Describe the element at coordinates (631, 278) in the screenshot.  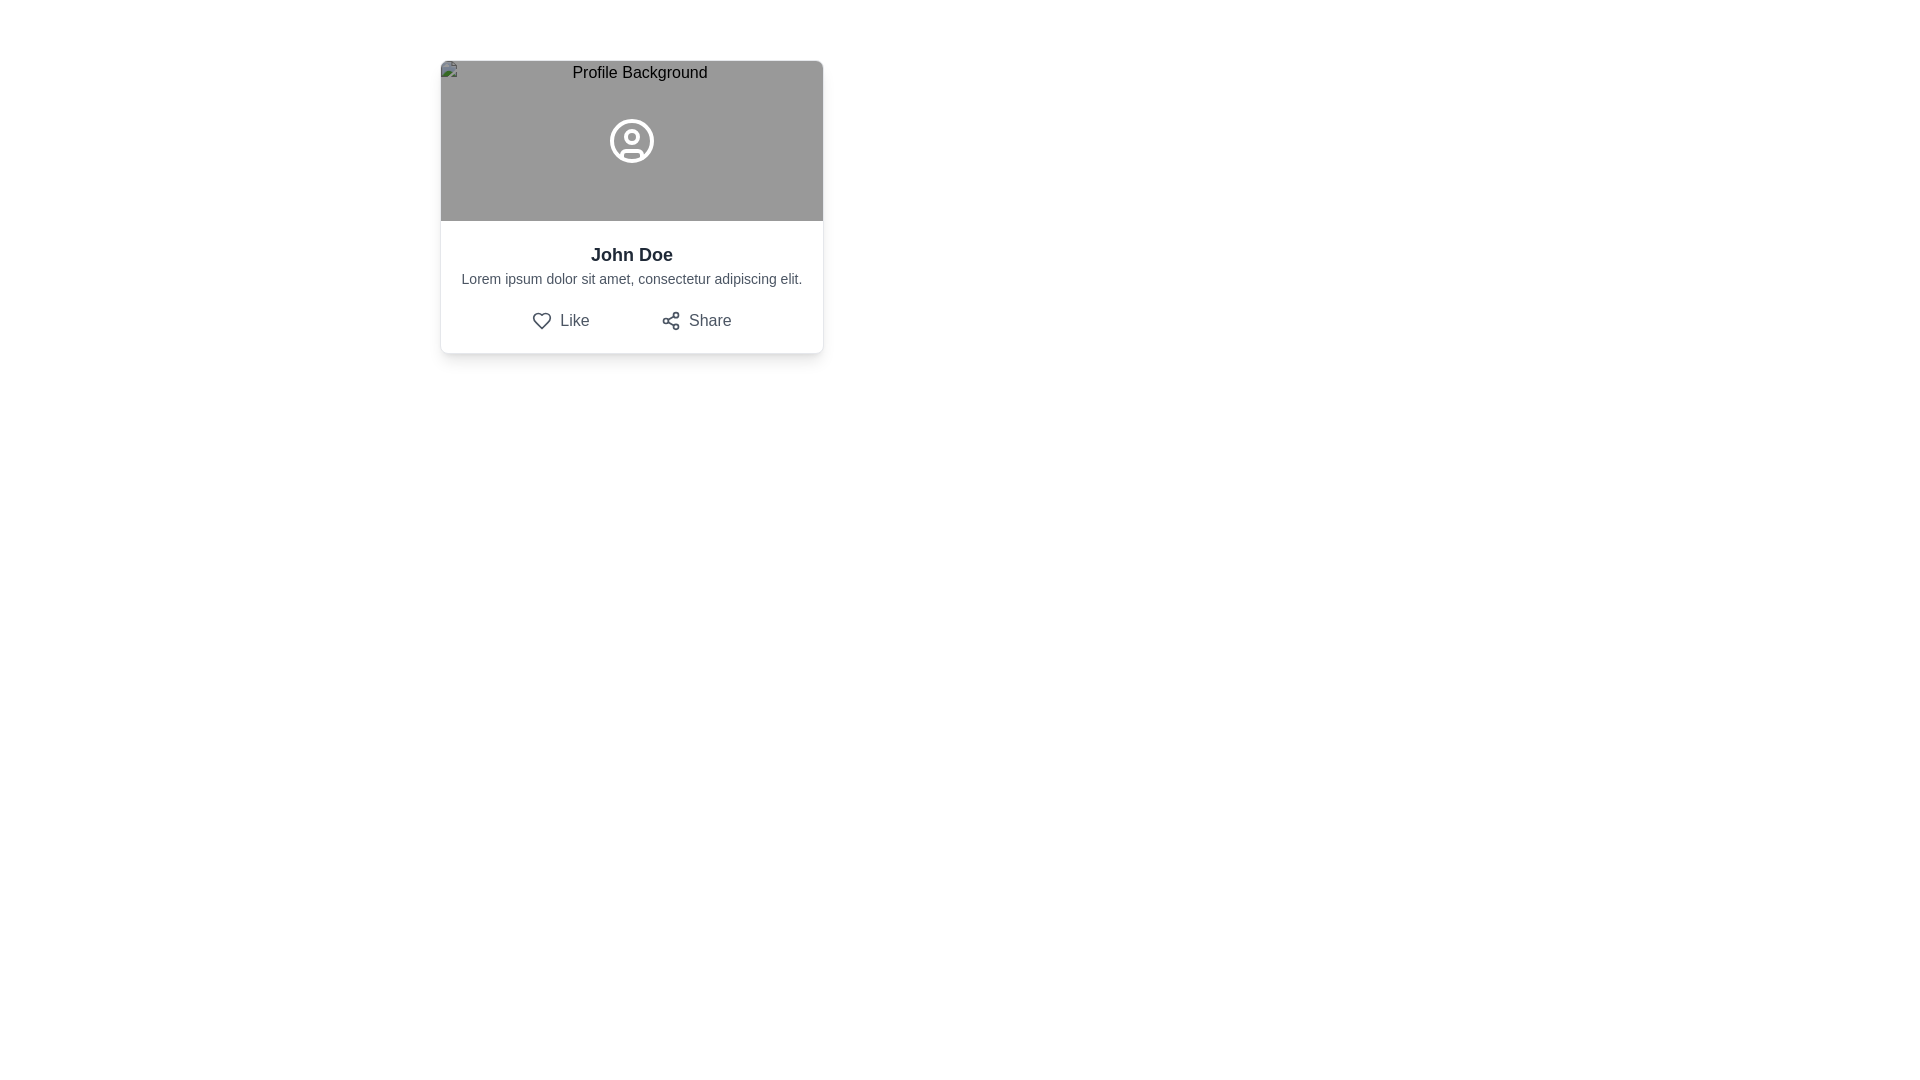
I see `the text display element located directly below 'John Doe' which provides supplementary information about the entity` at that location.